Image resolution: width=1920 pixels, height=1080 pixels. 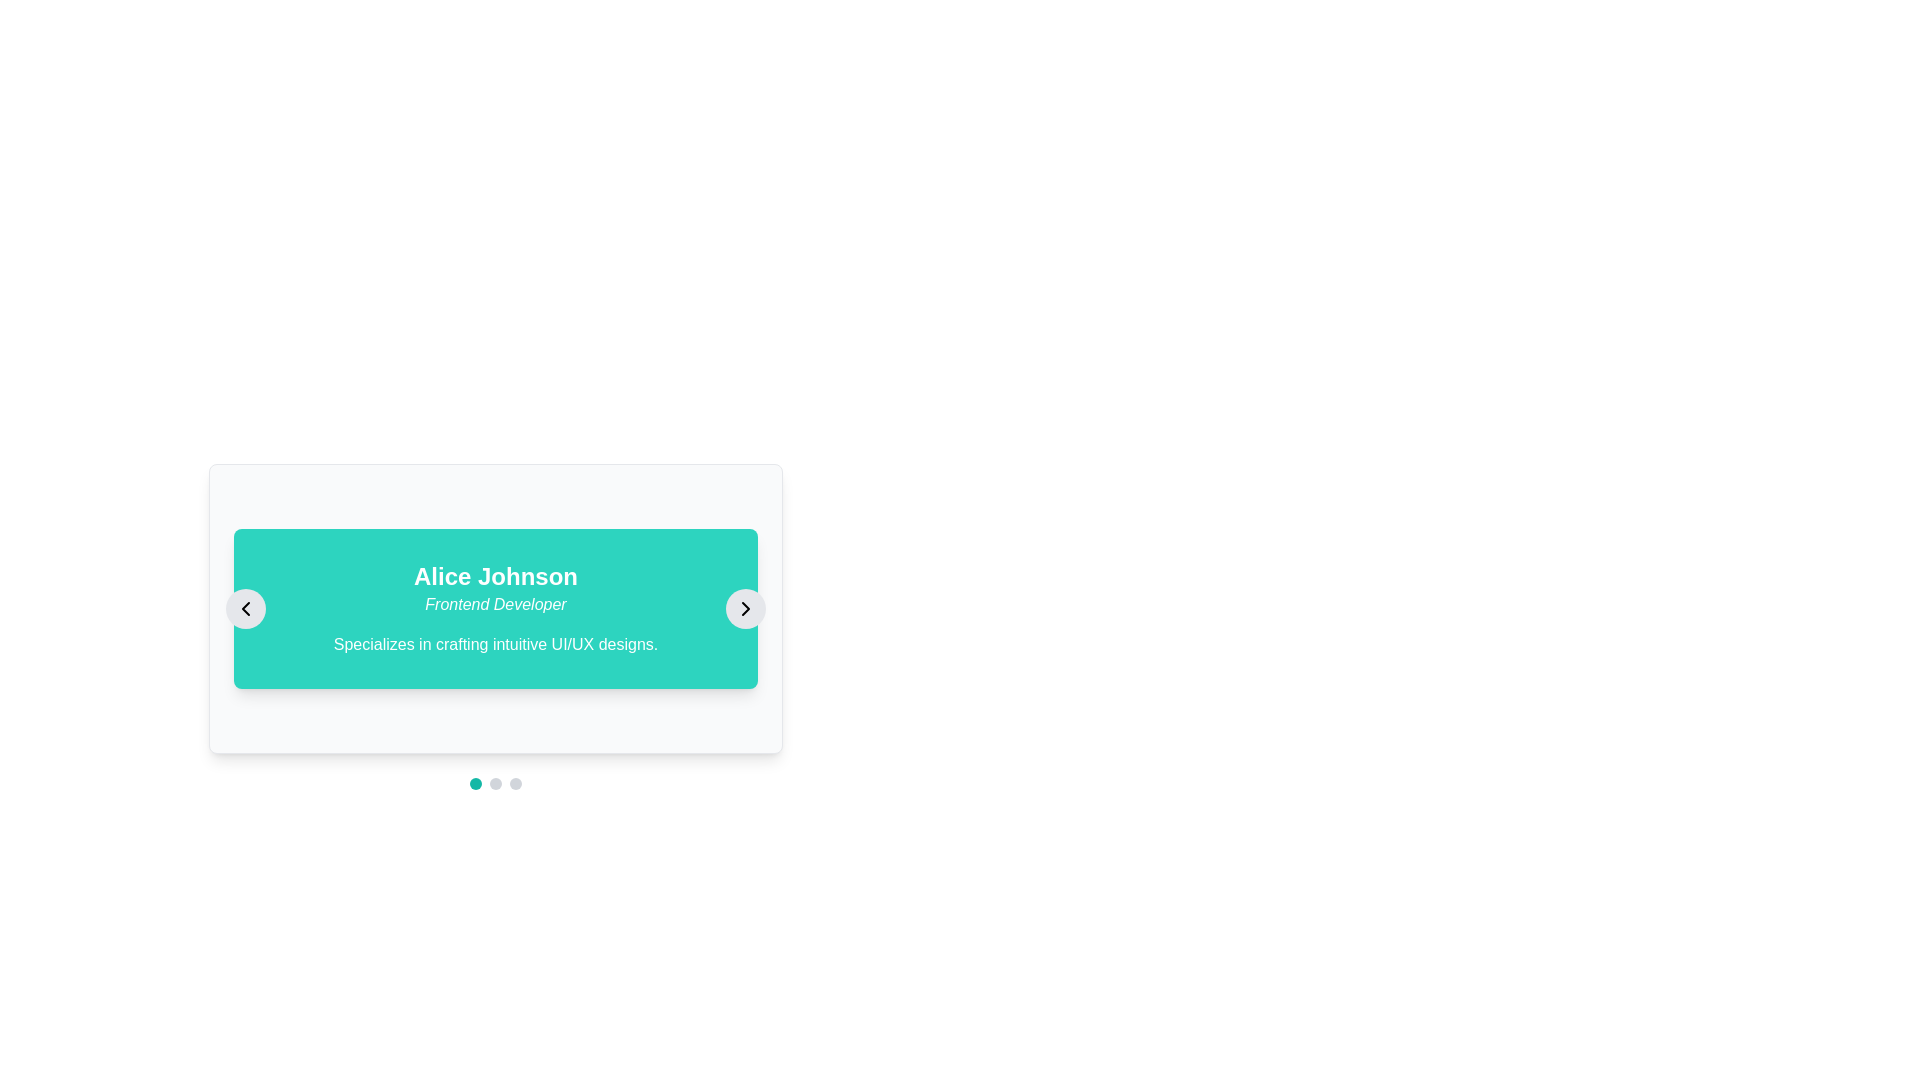 What do you see at coordinates (495, 577) in the screenshot?
I see `the headline text element that identifies the name of a person or entity, located at the top of the card above 'Frontend Developer' and 'Specializes in crafting intuitive UI/UX designs.'` at bounding box center [495, 577].